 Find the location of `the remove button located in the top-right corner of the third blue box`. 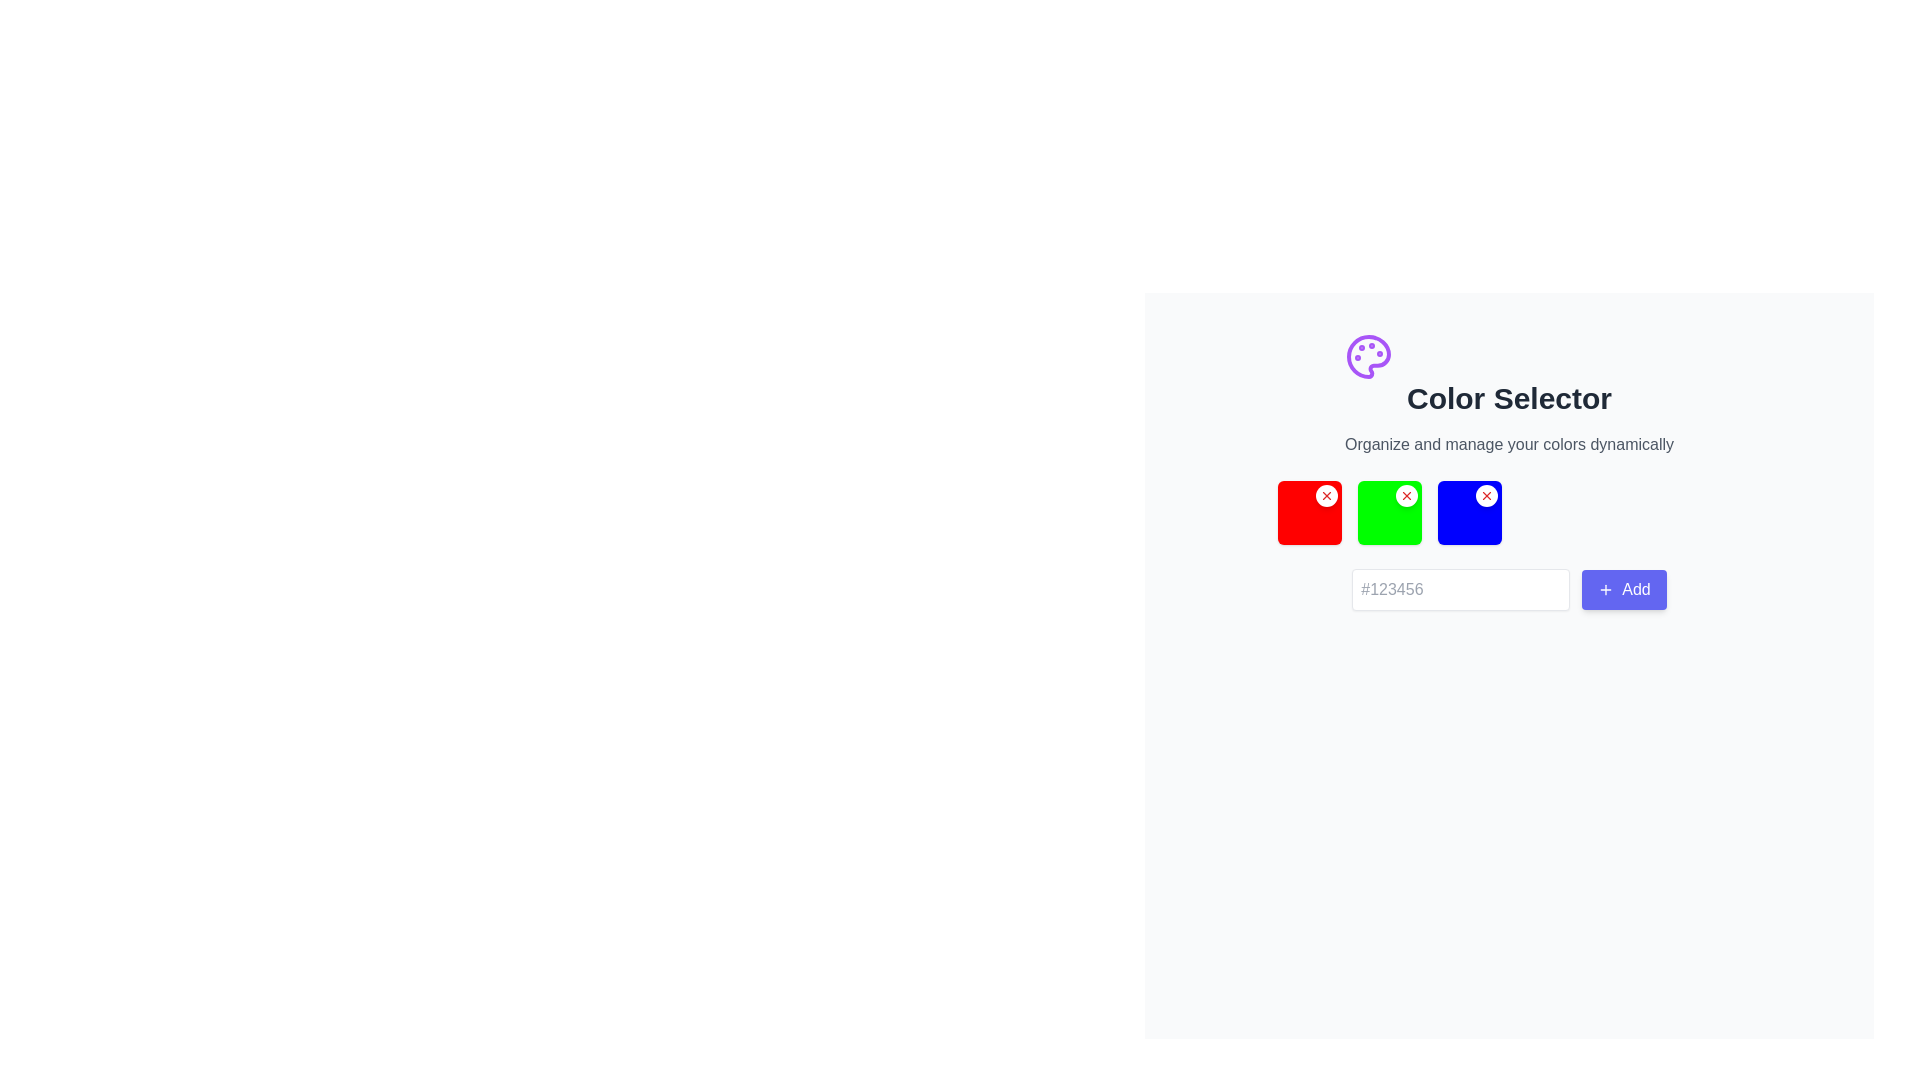

the remove button located in the top-right corner of the third blue box is located at coordinates (1486, 495).